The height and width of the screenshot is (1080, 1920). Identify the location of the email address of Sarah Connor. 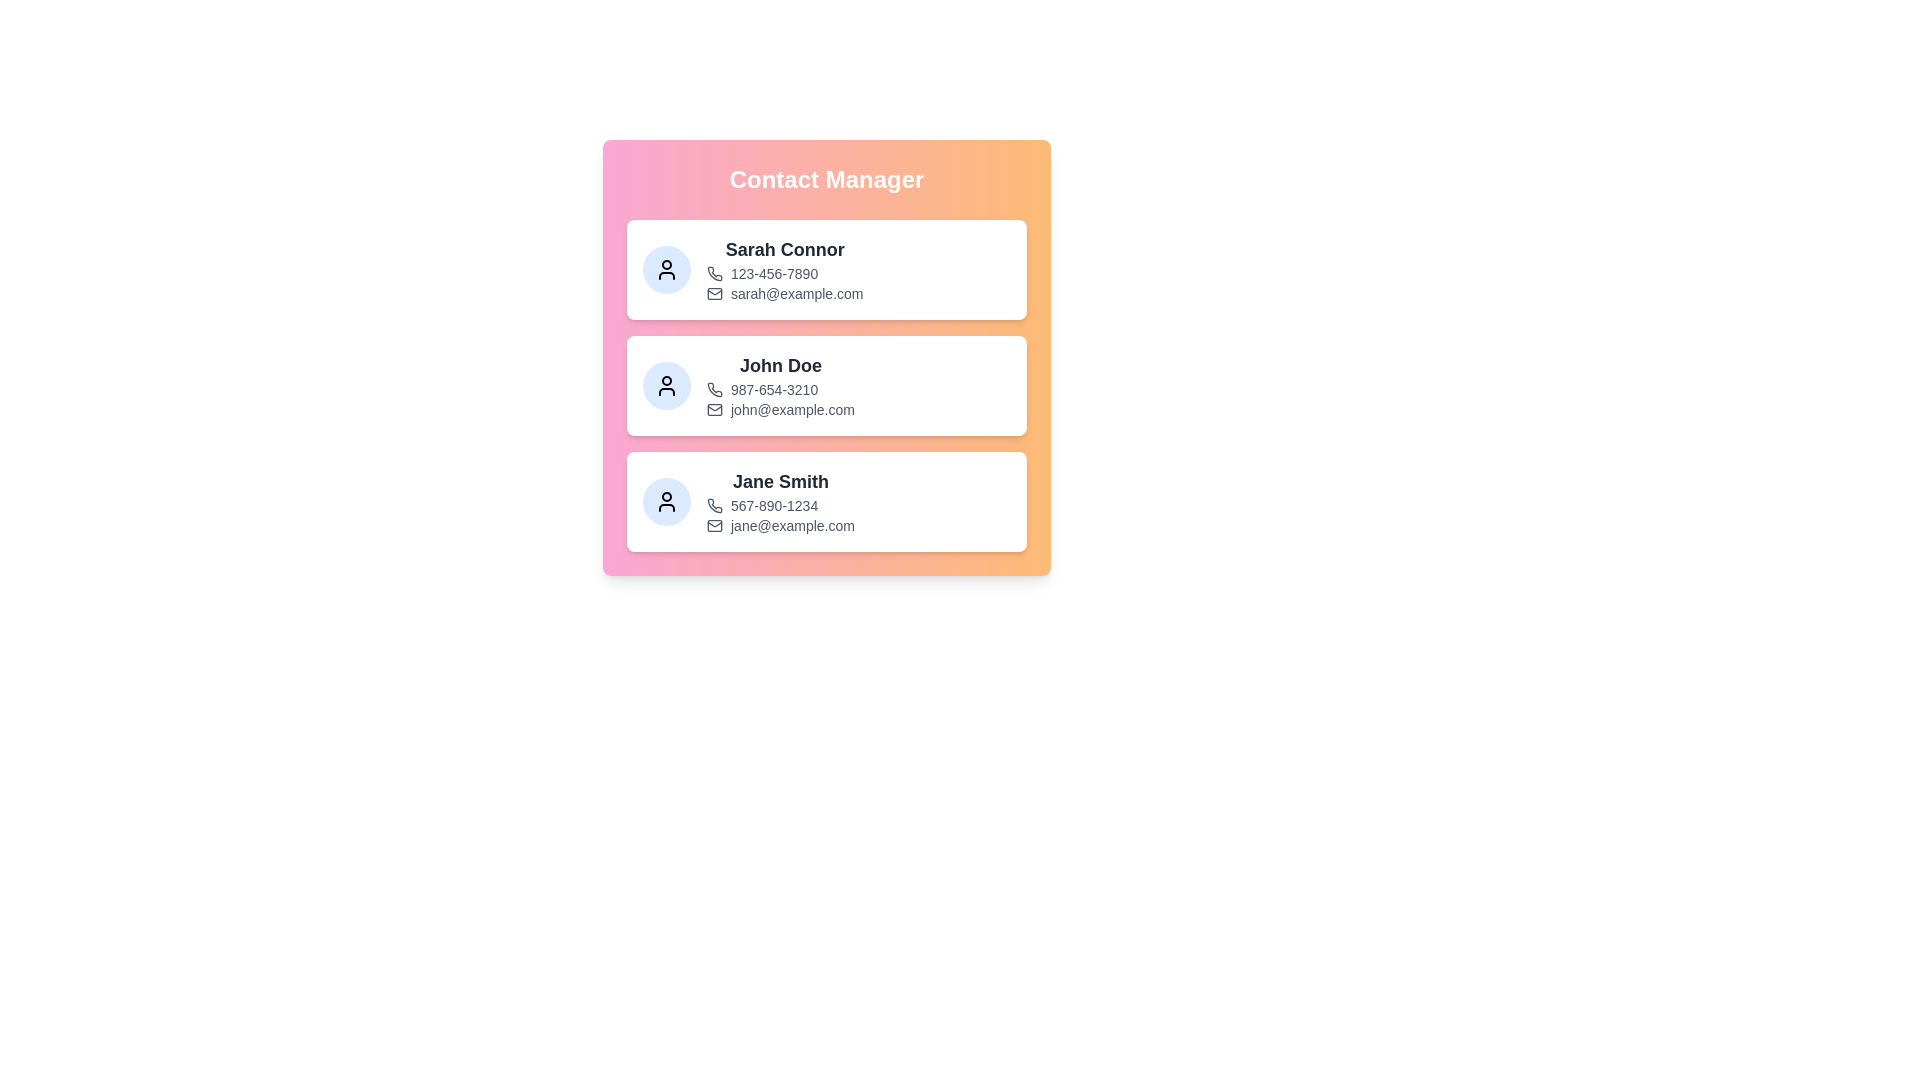
(796, 293).